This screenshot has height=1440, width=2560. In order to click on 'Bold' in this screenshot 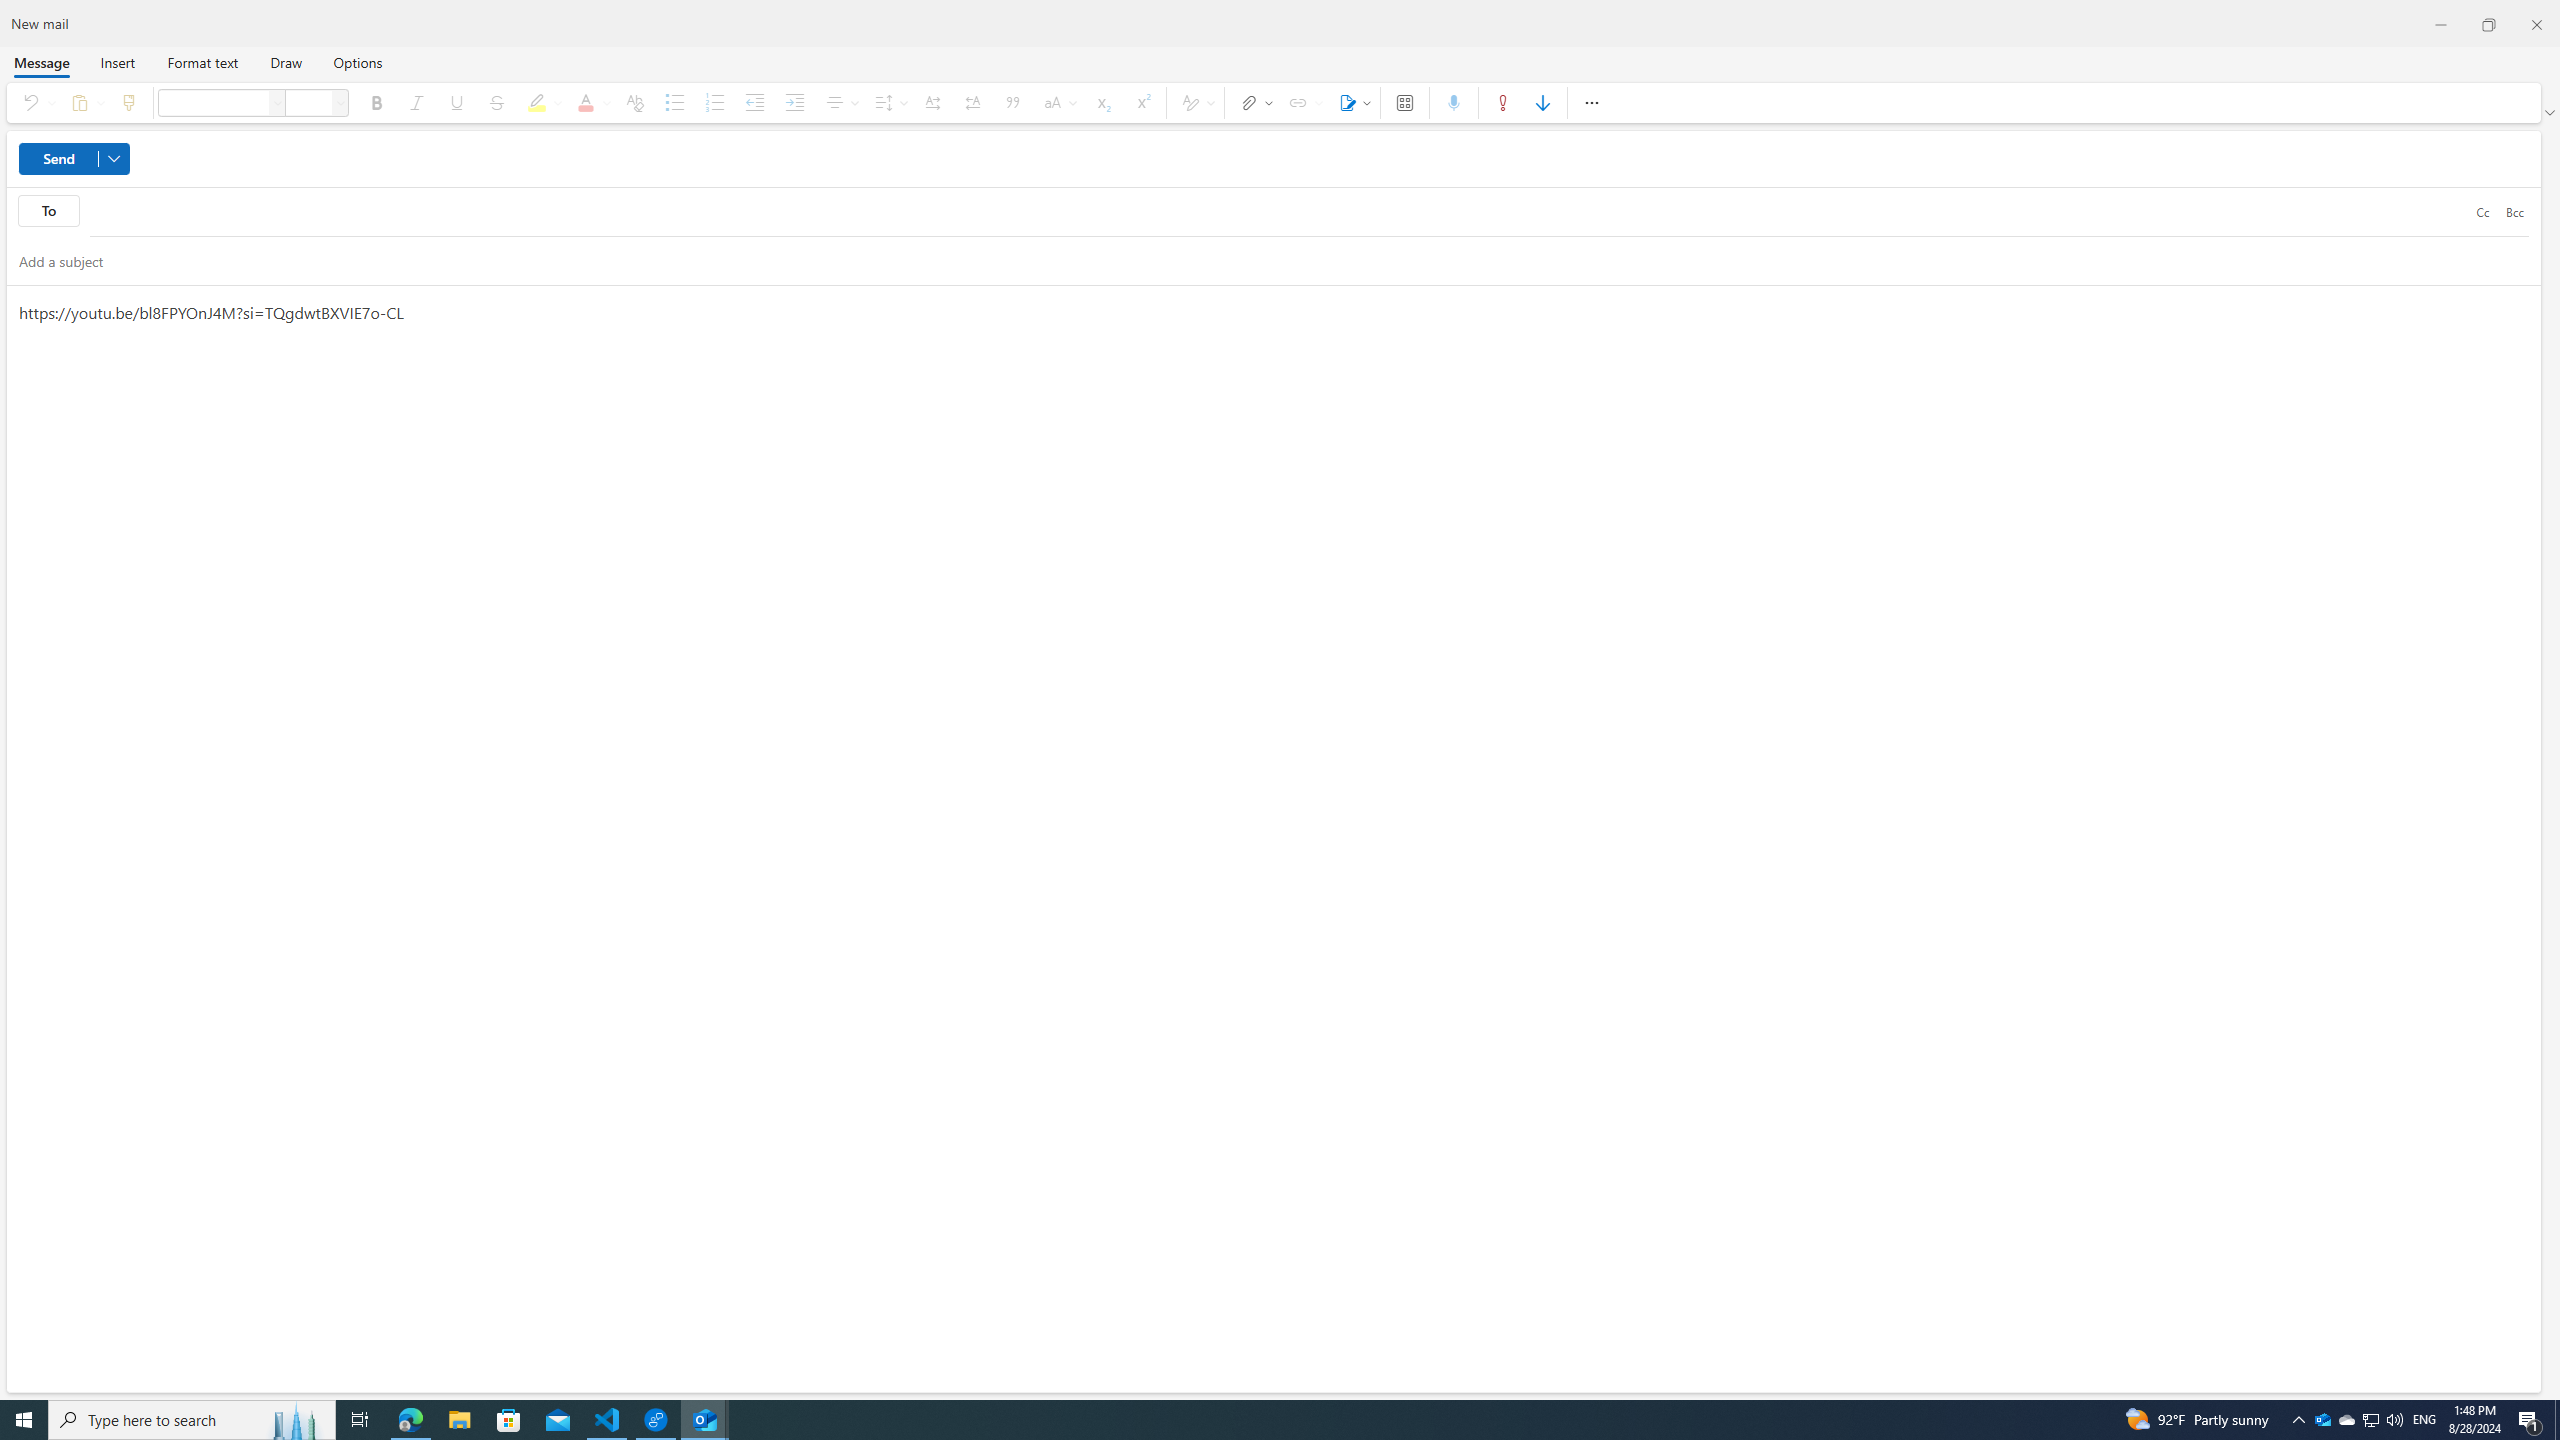, I will do `click(375, 102)`.